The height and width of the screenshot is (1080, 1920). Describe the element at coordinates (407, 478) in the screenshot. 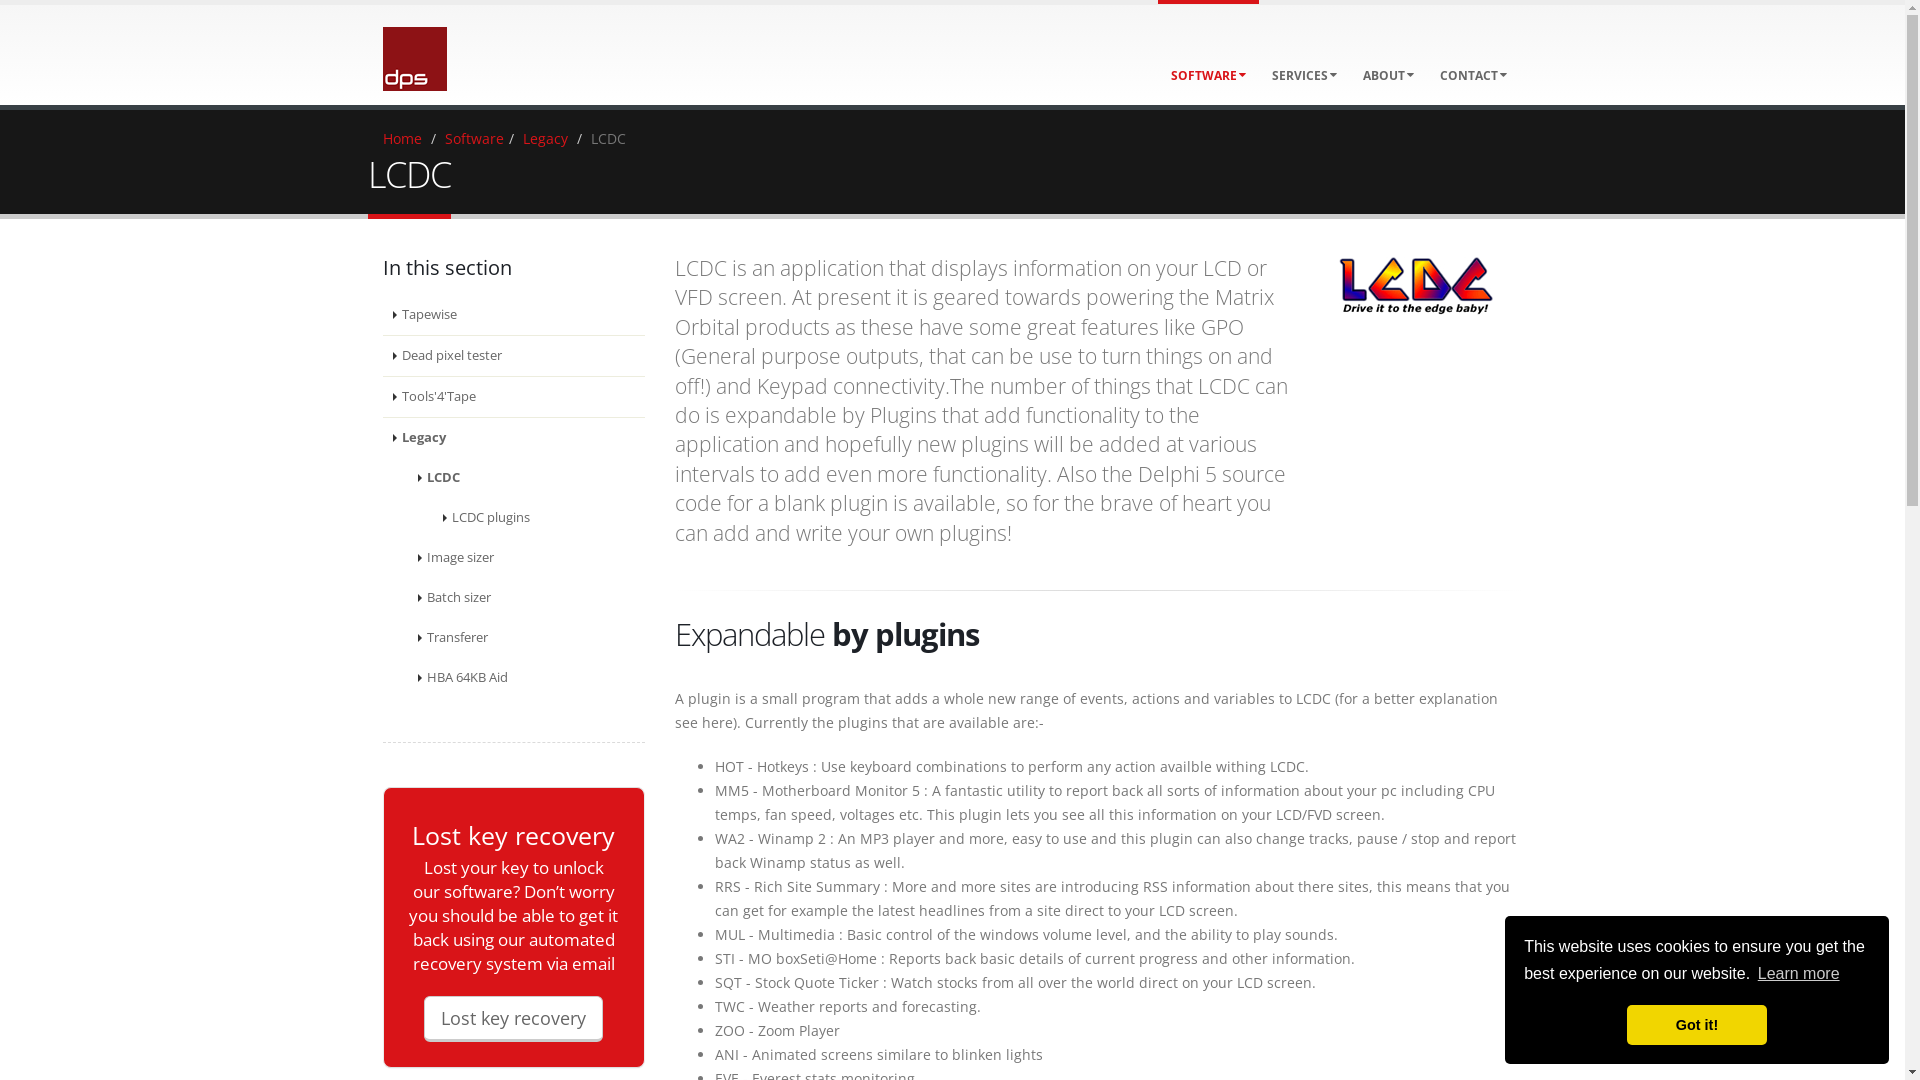

I see `'LCDC'` at that location.